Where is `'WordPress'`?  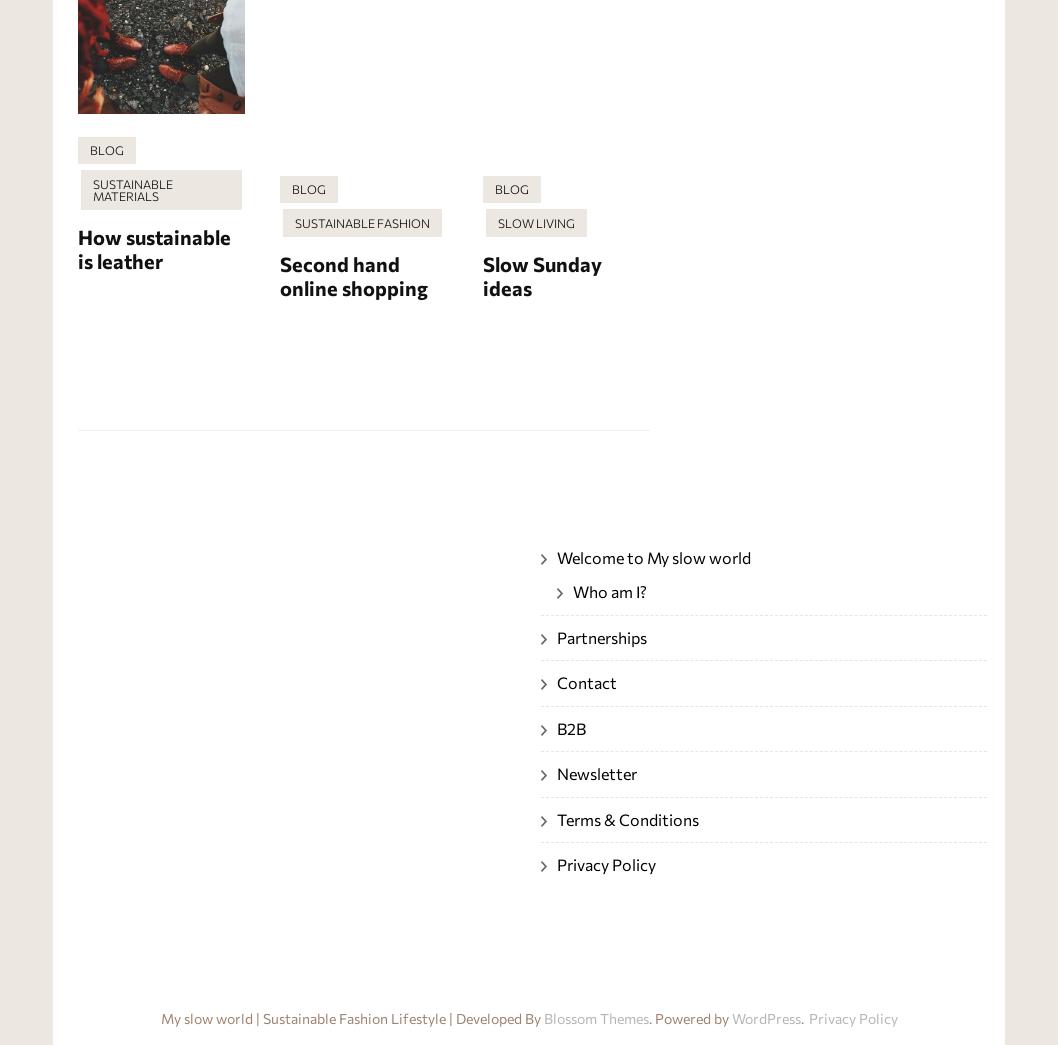 'WordPress' is located at coordinates (730, 1017).